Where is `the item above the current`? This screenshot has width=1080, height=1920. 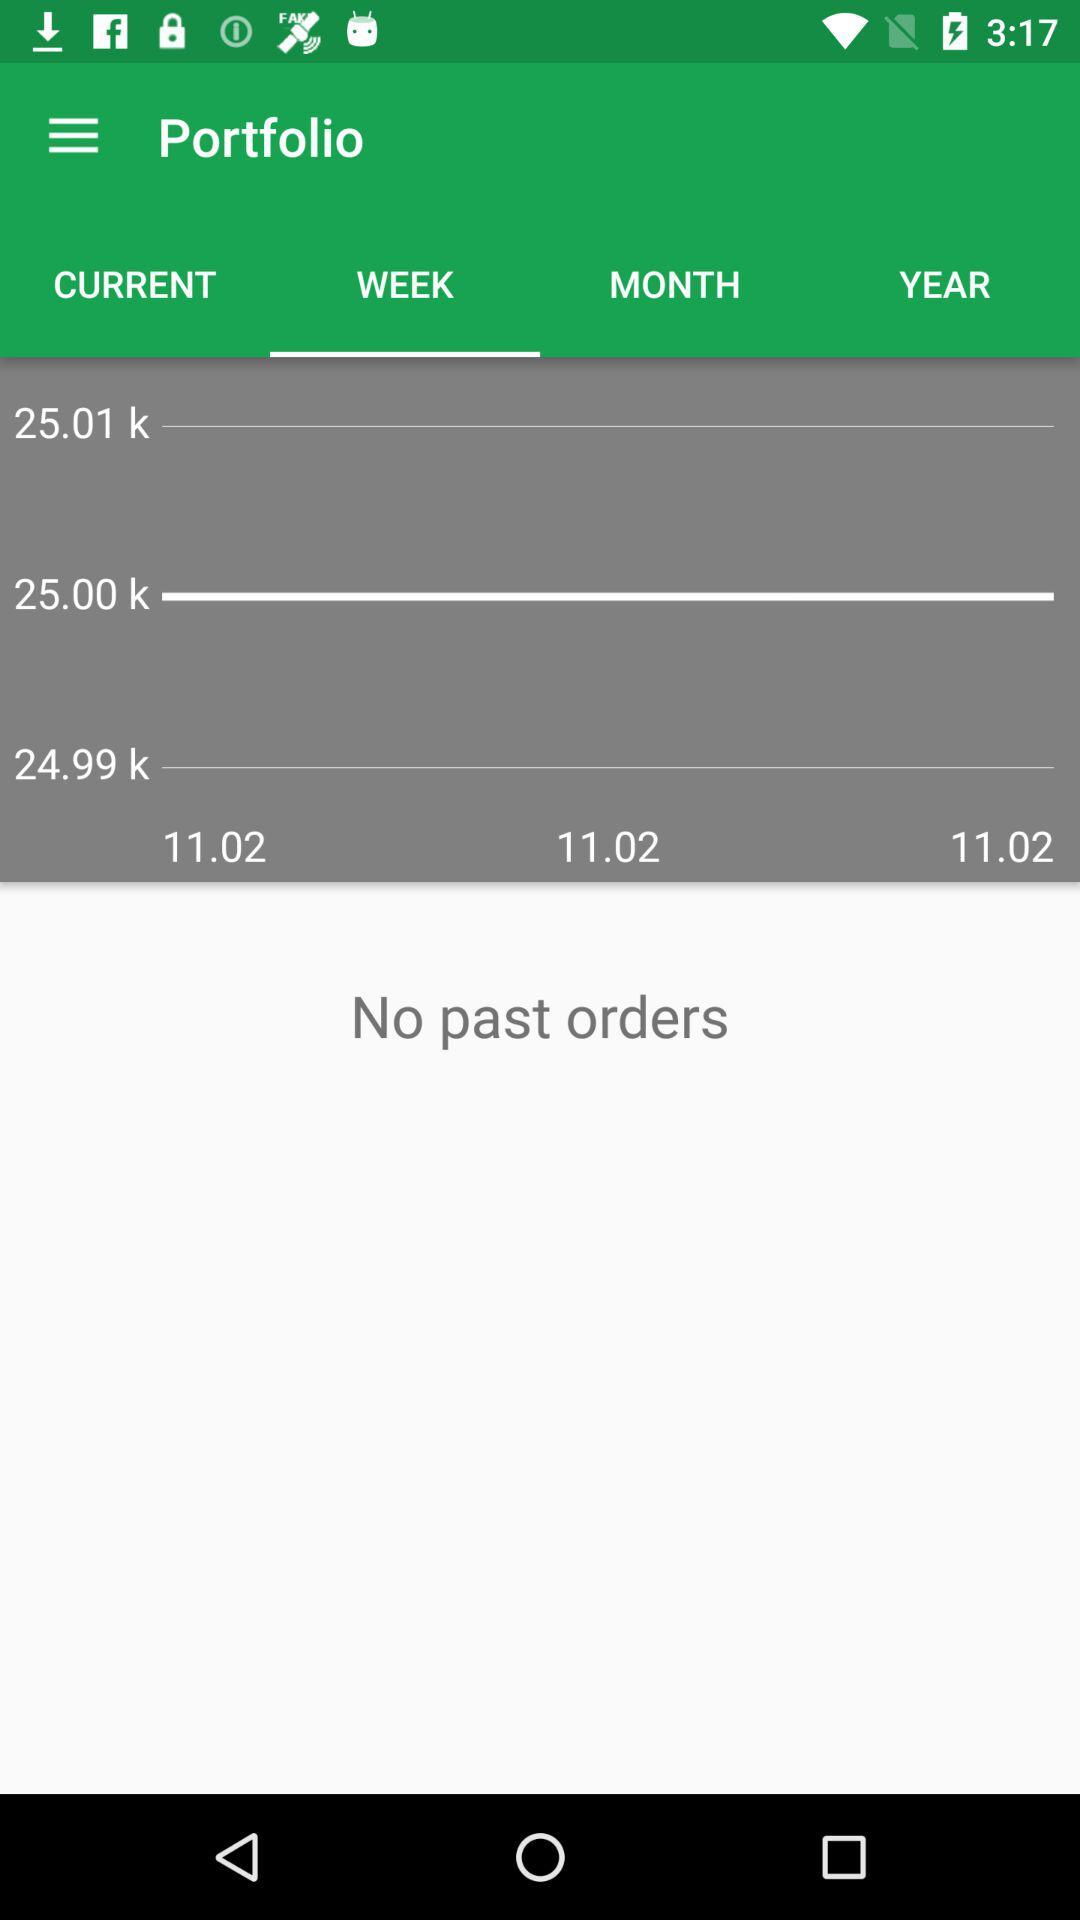
the item above the current is located at coordinates (72, 135).